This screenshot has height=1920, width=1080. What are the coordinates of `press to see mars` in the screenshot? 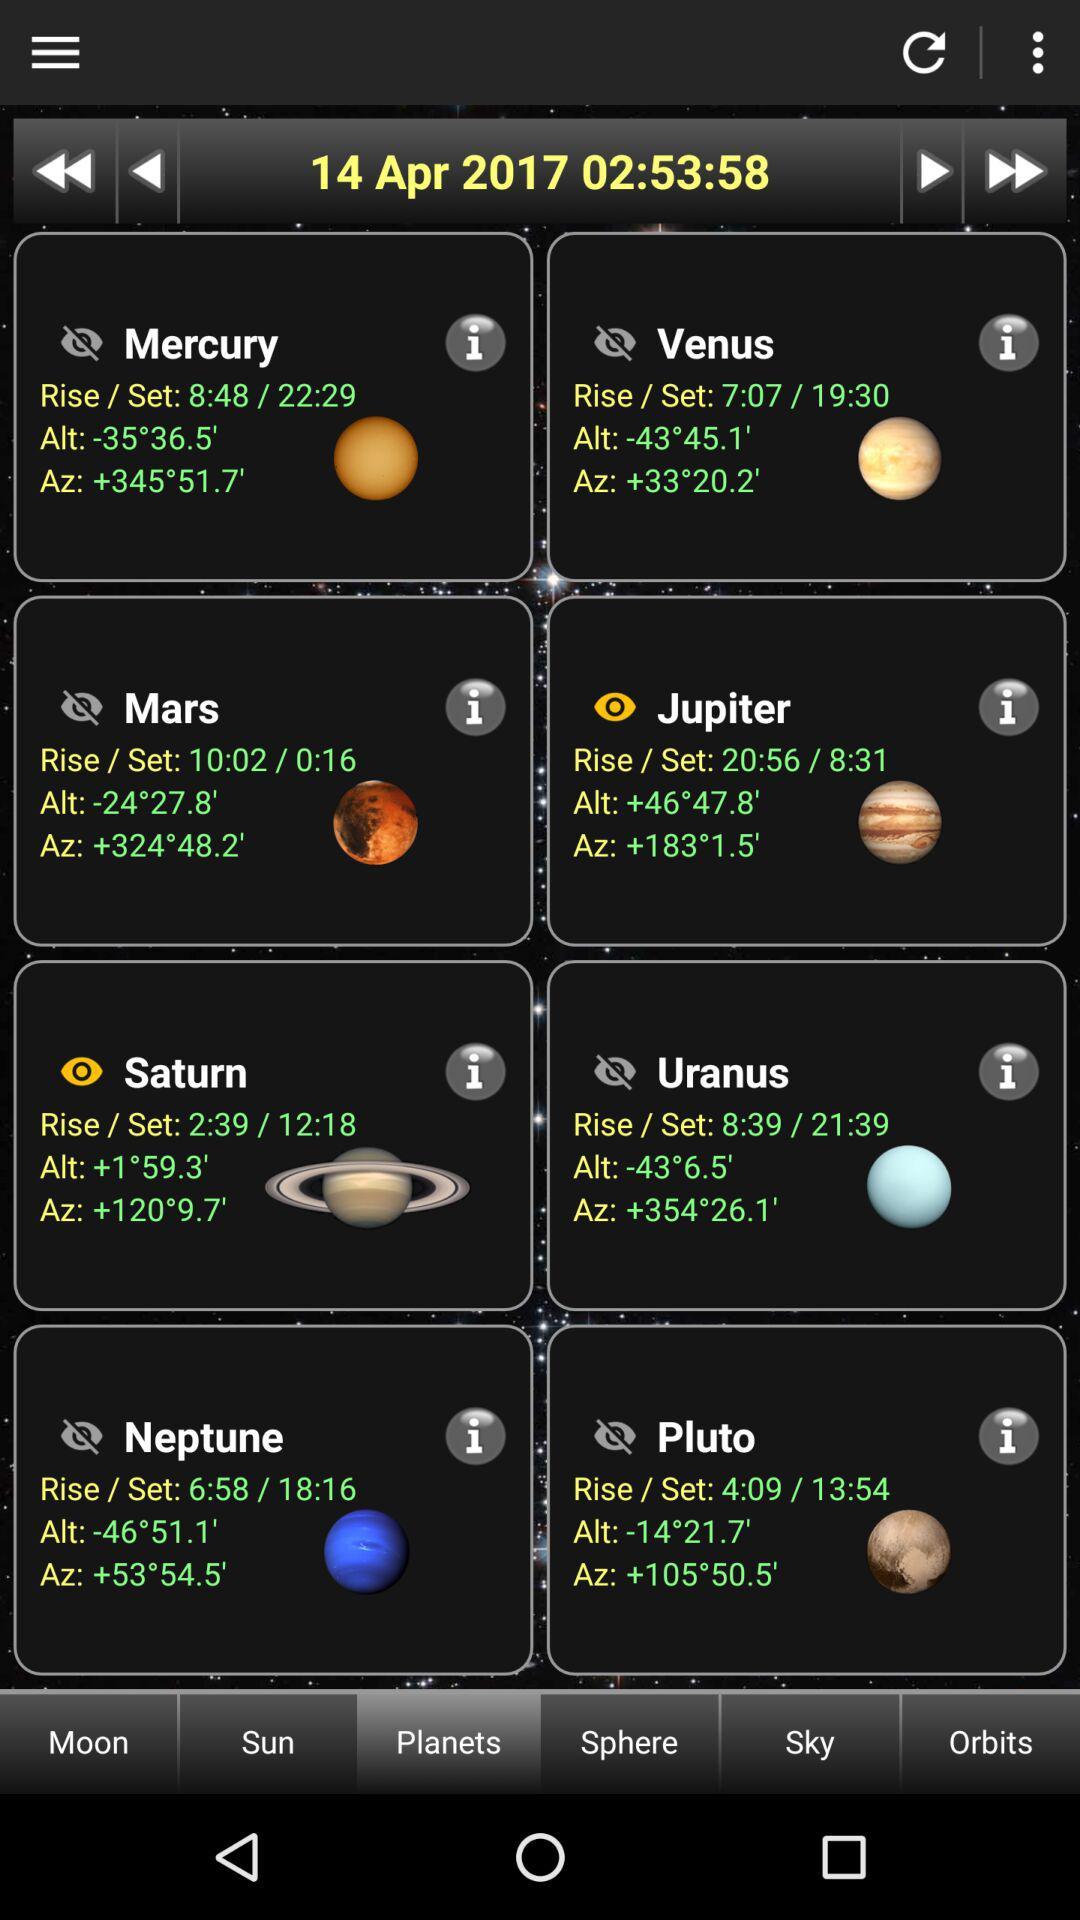 It's located at (80, 706).